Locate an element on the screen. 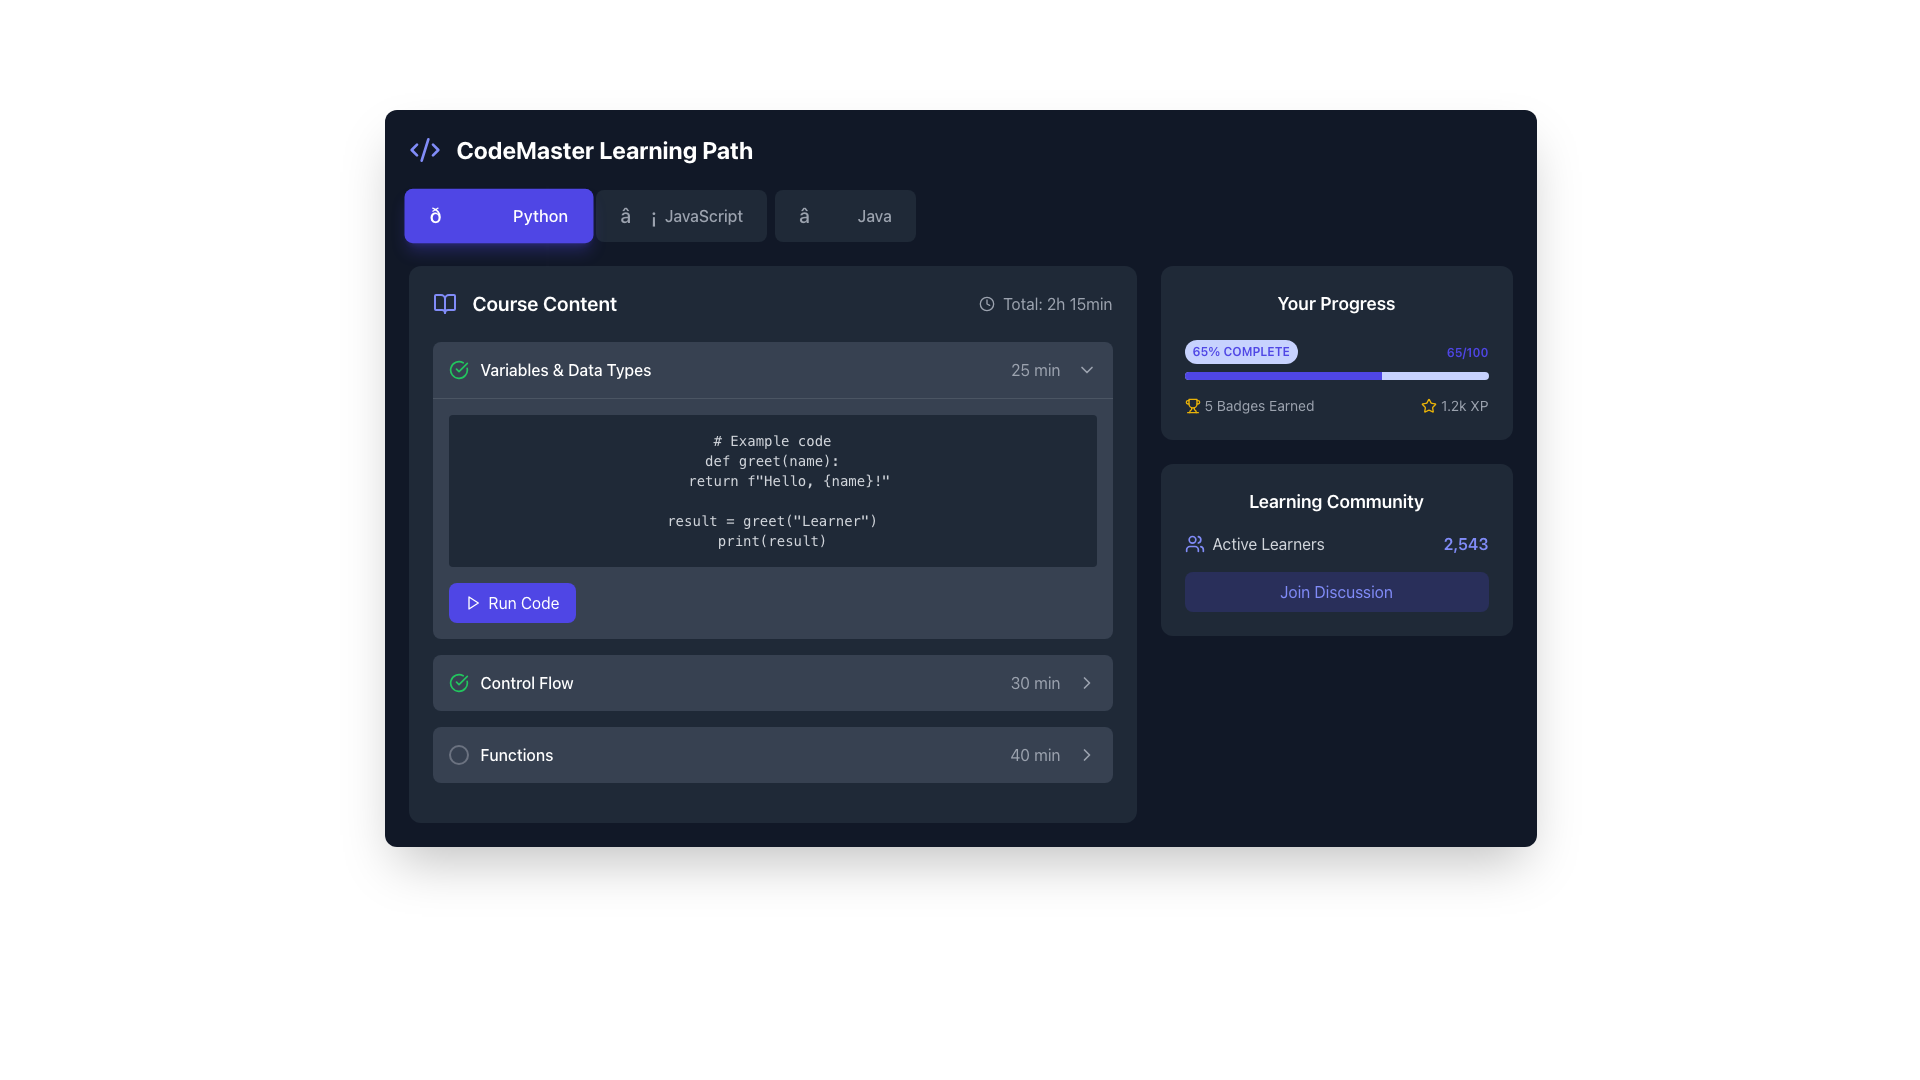 This screenshot has width=1920, height=1080. the Python programming language text label located in the top section of the UI, which serves as a button label within a grouped navigation menu for language options is located at coordinates (540, 216).